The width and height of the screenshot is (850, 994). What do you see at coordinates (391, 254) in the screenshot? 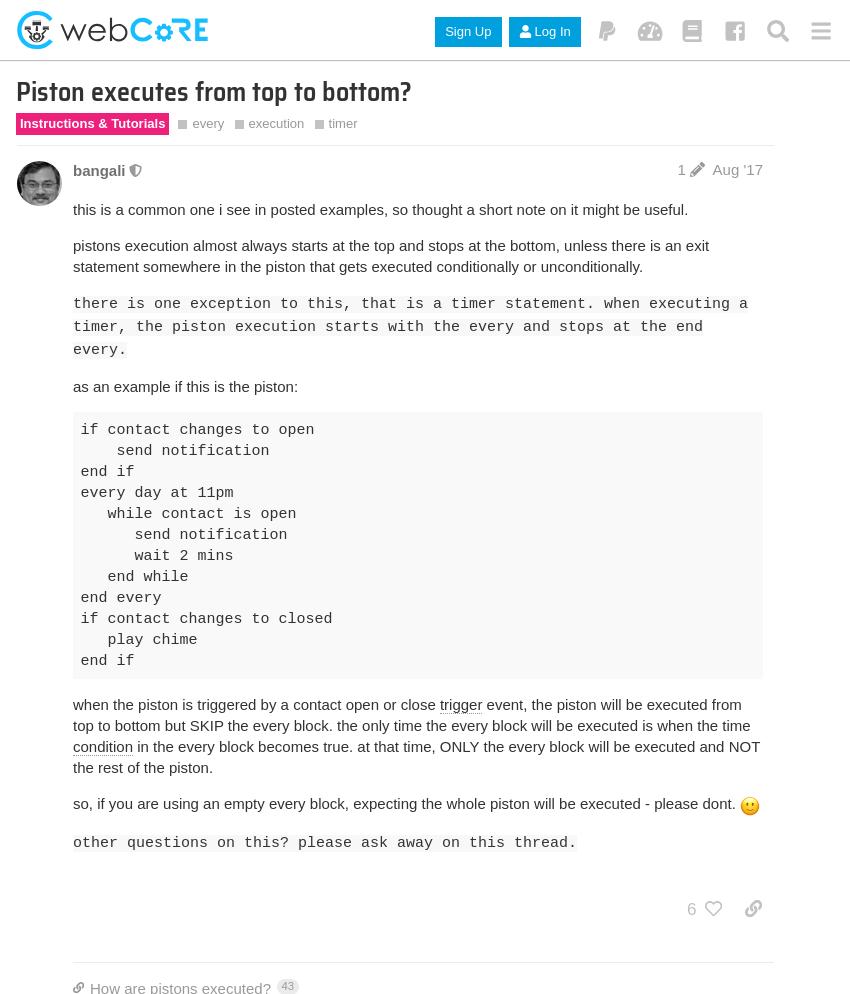
I see `'pistons execution almost always starts at the top and stops at the bottom, unless there is an exit statement somewhere in the piston that gets executed conditionally or unconditionally.'` at bounding box center [391, 254].